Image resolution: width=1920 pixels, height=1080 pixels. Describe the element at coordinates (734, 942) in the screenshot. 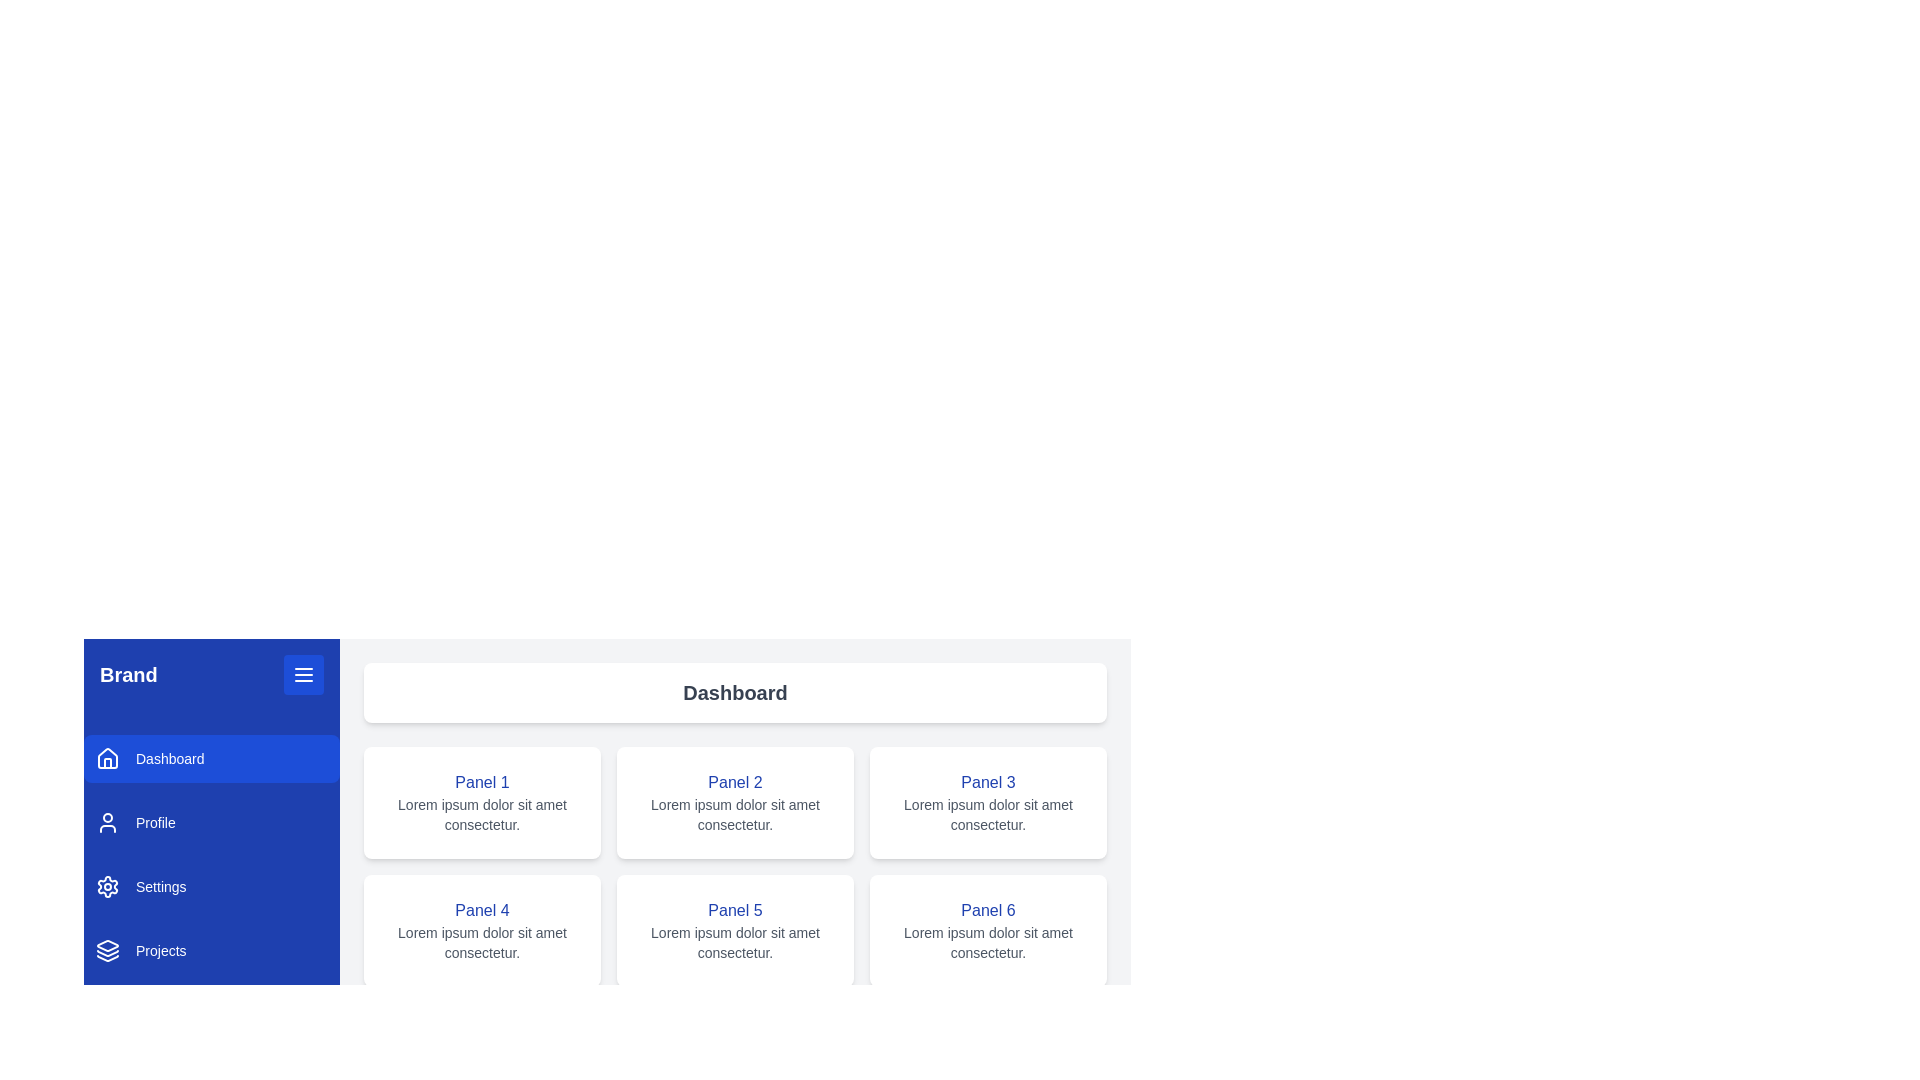

I see `the text block that provides additional context for 'Panel 5'` at that location.